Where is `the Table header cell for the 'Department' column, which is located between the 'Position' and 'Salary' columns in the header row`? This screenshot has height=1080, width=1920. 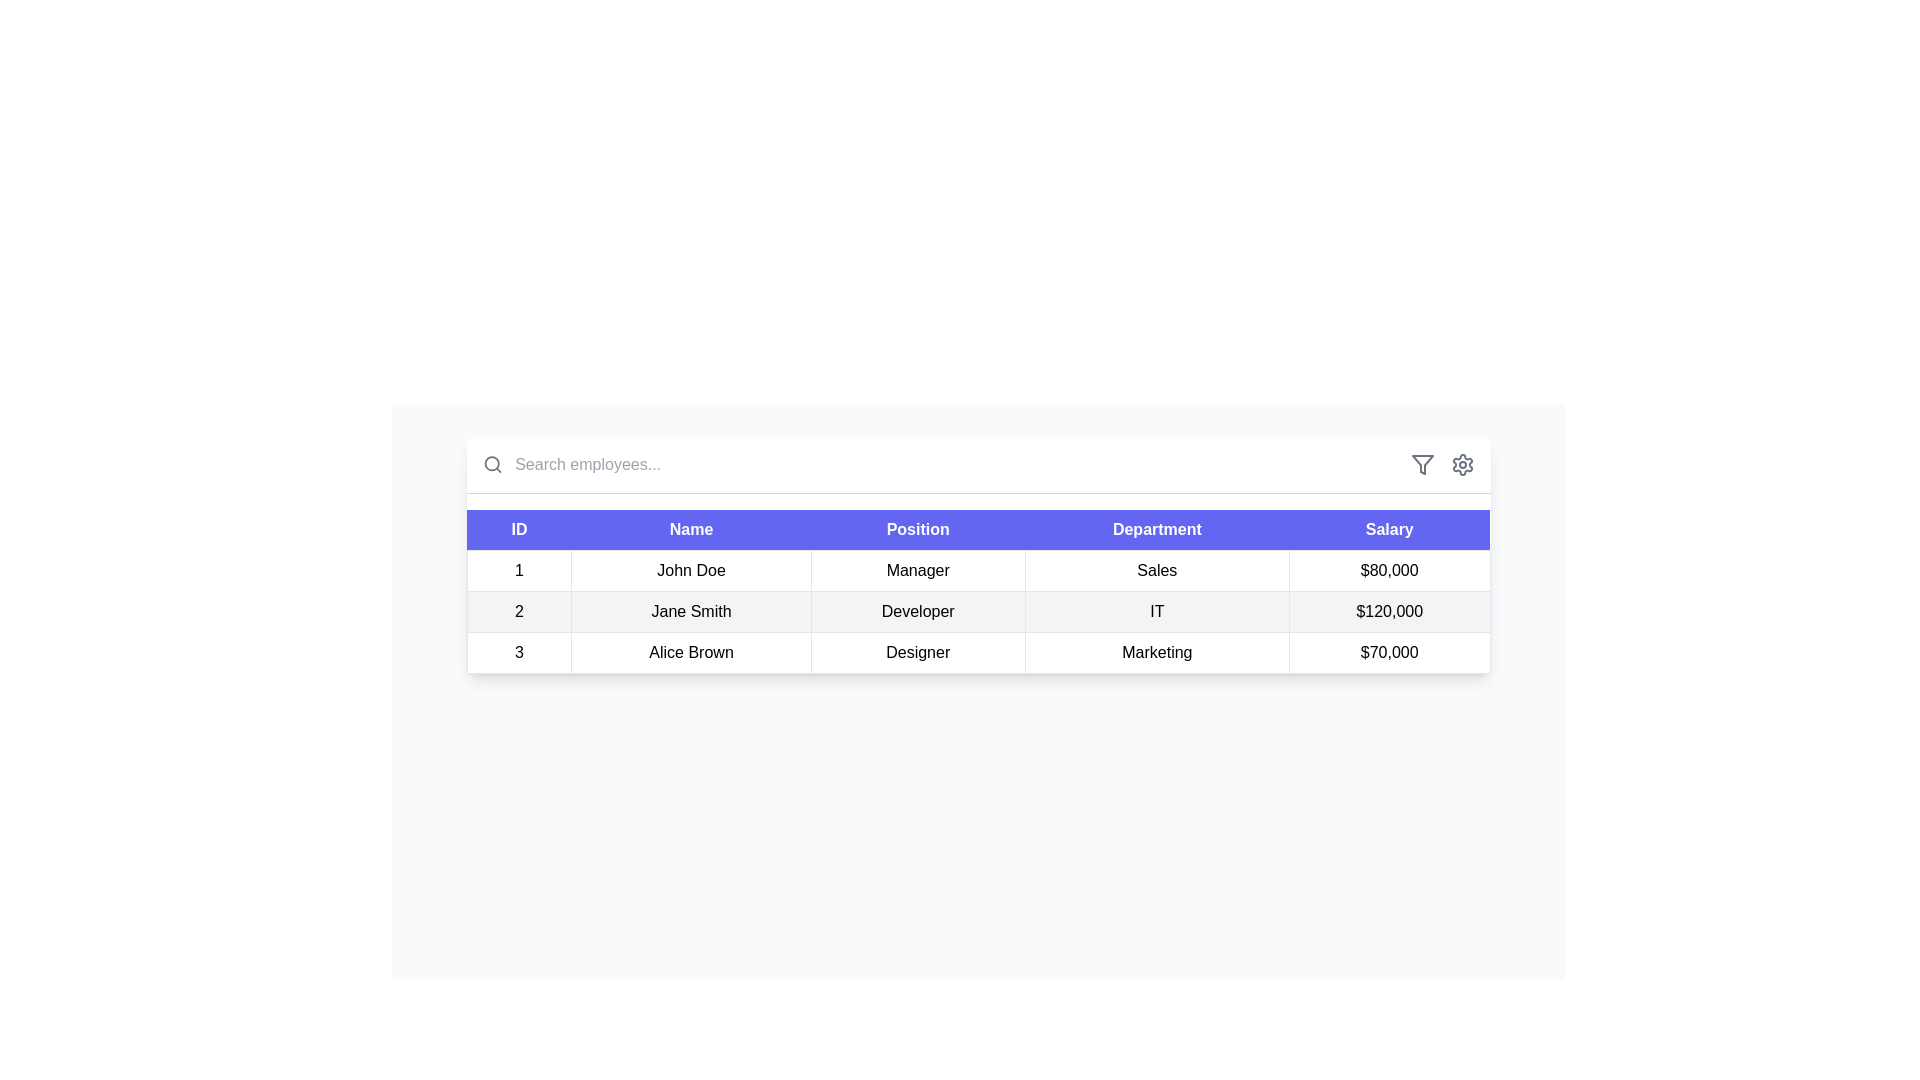
the Table header cell for the 'Department' column, which is located between the 'Position' and 'Salary' columns in the header row is located at coordinates (1157, 529).